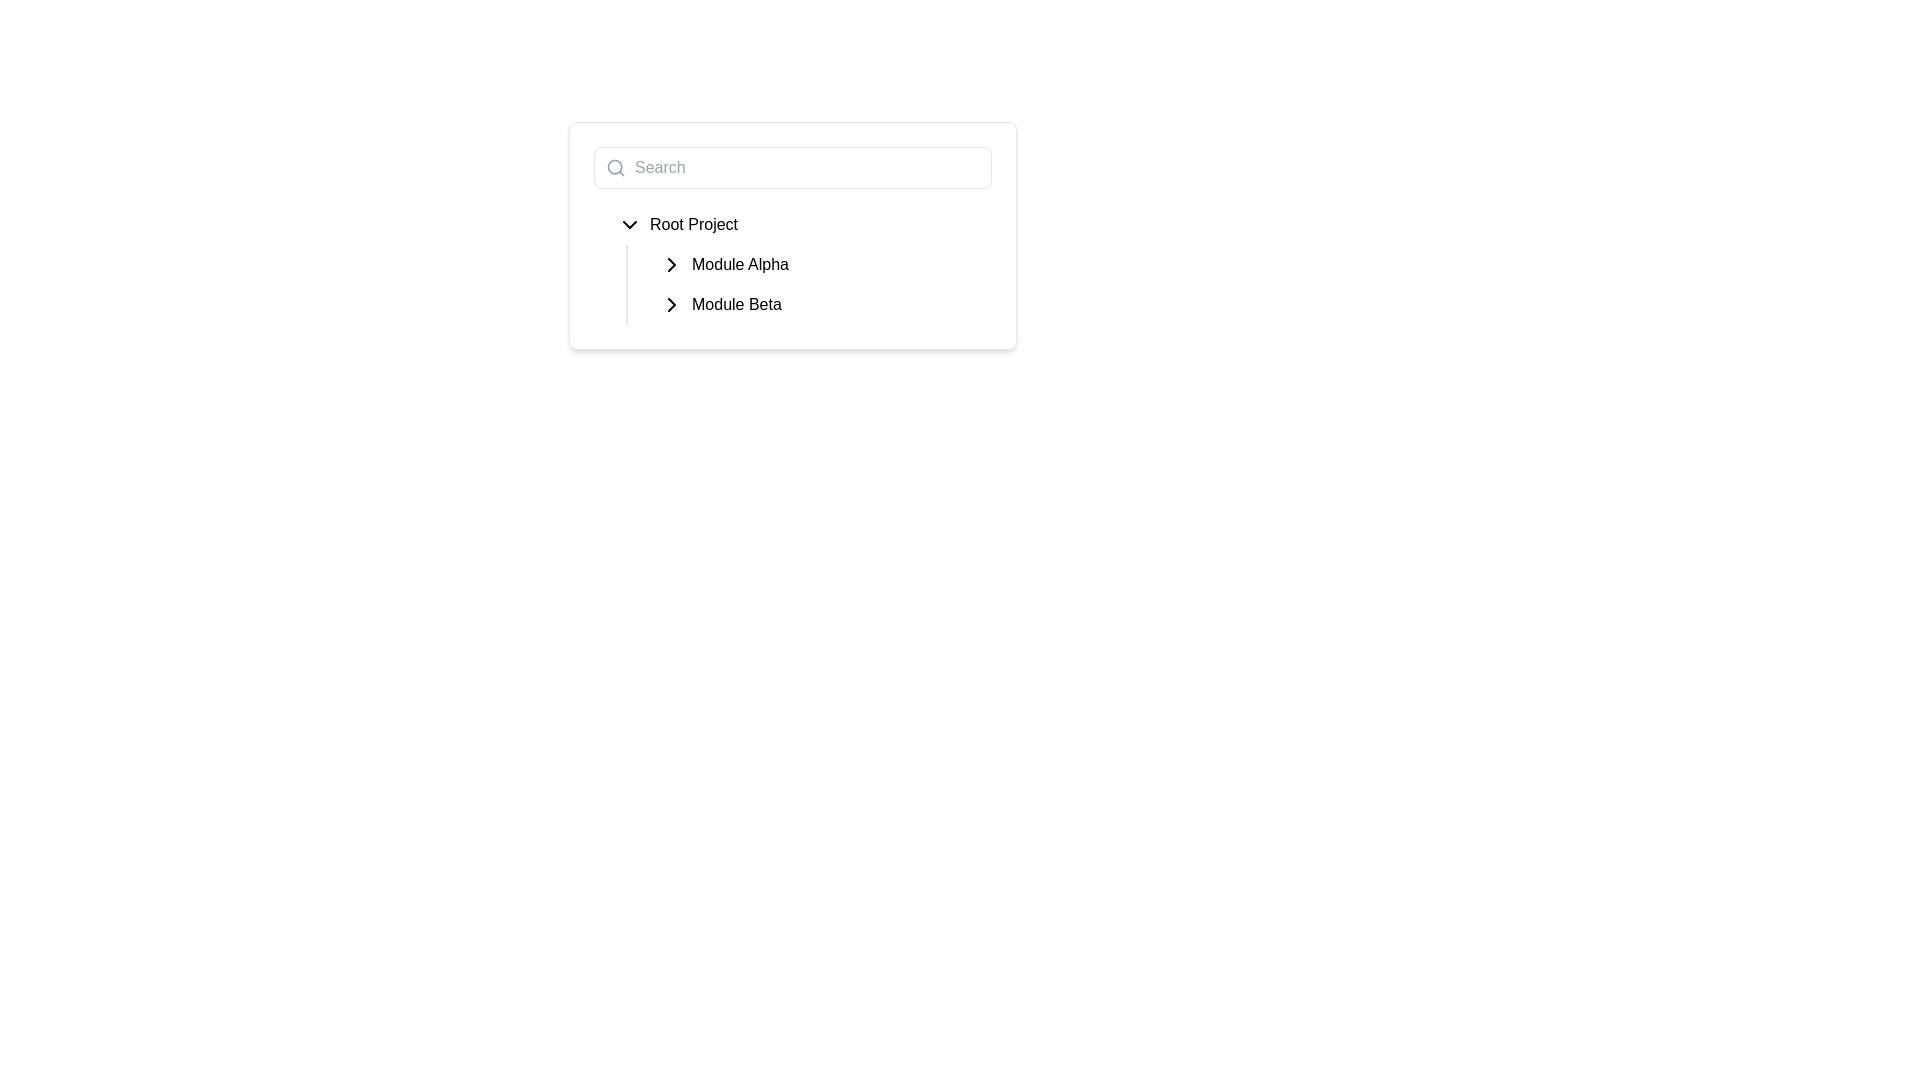 This screenshot has height=1080, width=1920. What do you see at coordinates (735, 304) in the screenshot?
I see `the 'Module Beta' text label, which is styled with black text on a white background and is positioned next to a chevron icon` at bounding box center [735, 304].